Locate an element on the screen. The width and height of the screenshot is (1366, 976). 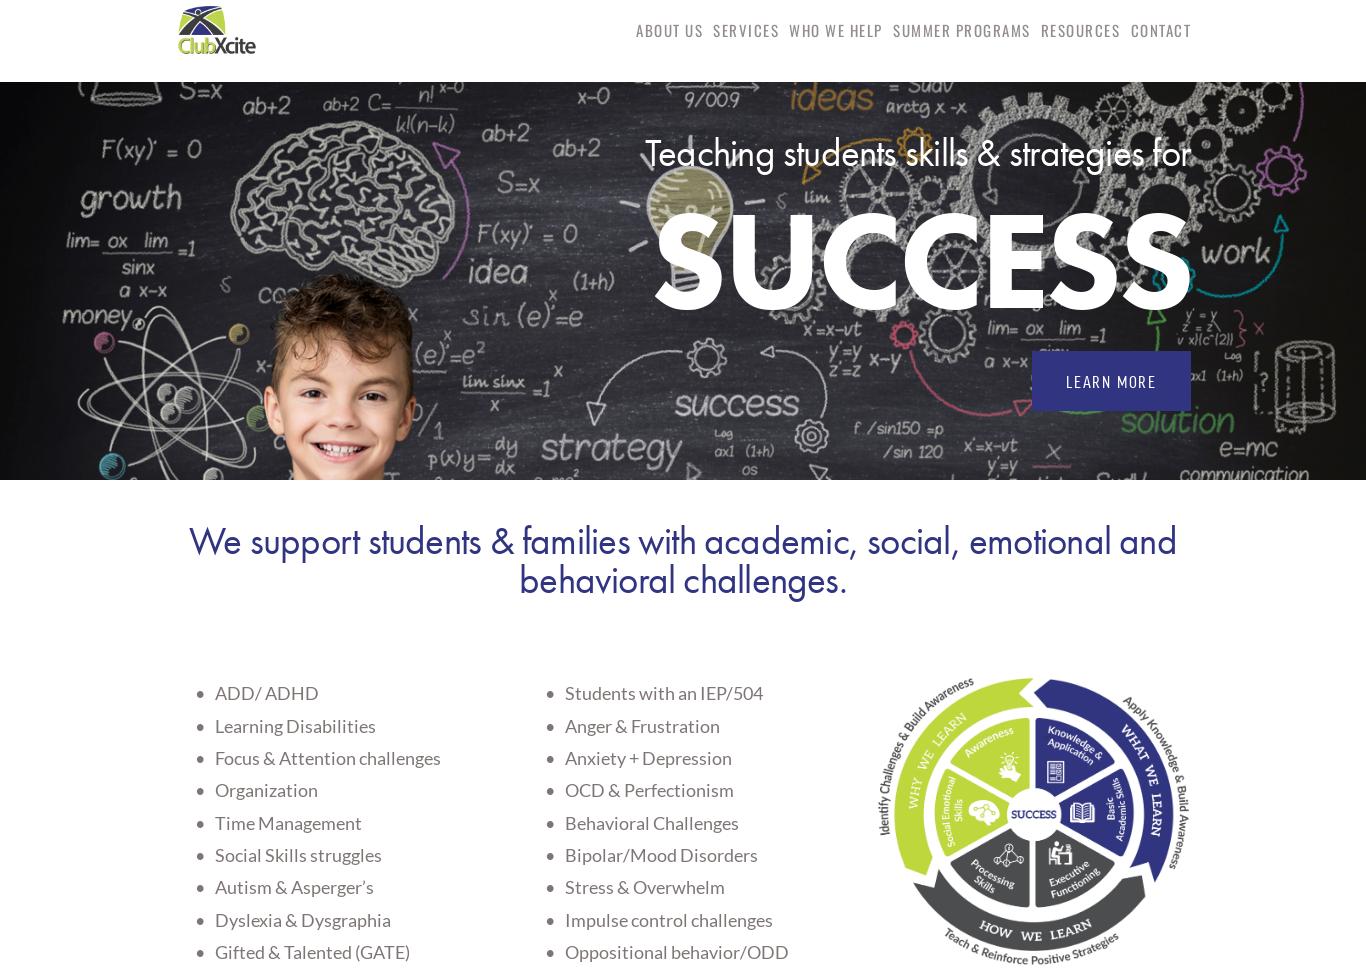
'Behavioral Challenges' is located at coordinates (650, 821).